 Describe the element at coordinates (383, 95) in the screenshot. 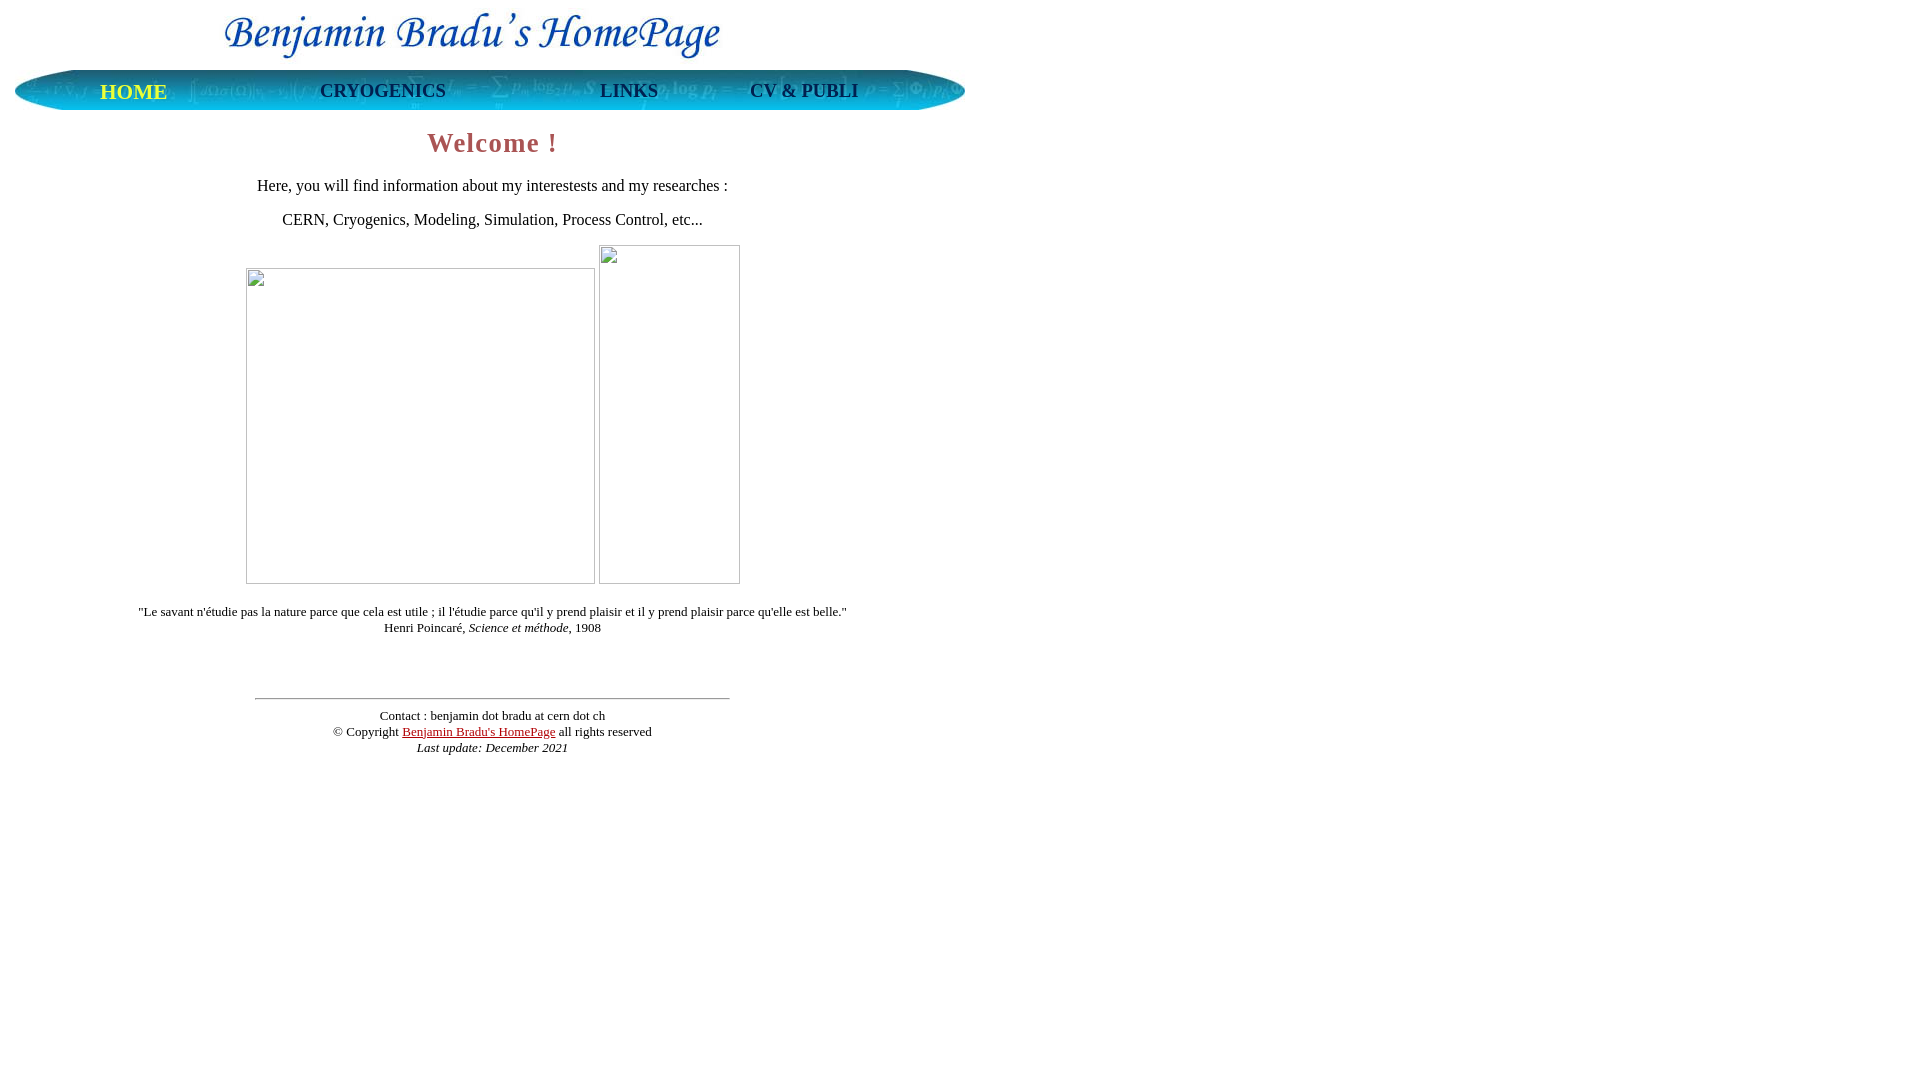

I see `'CRYOGENICS'` at that location.